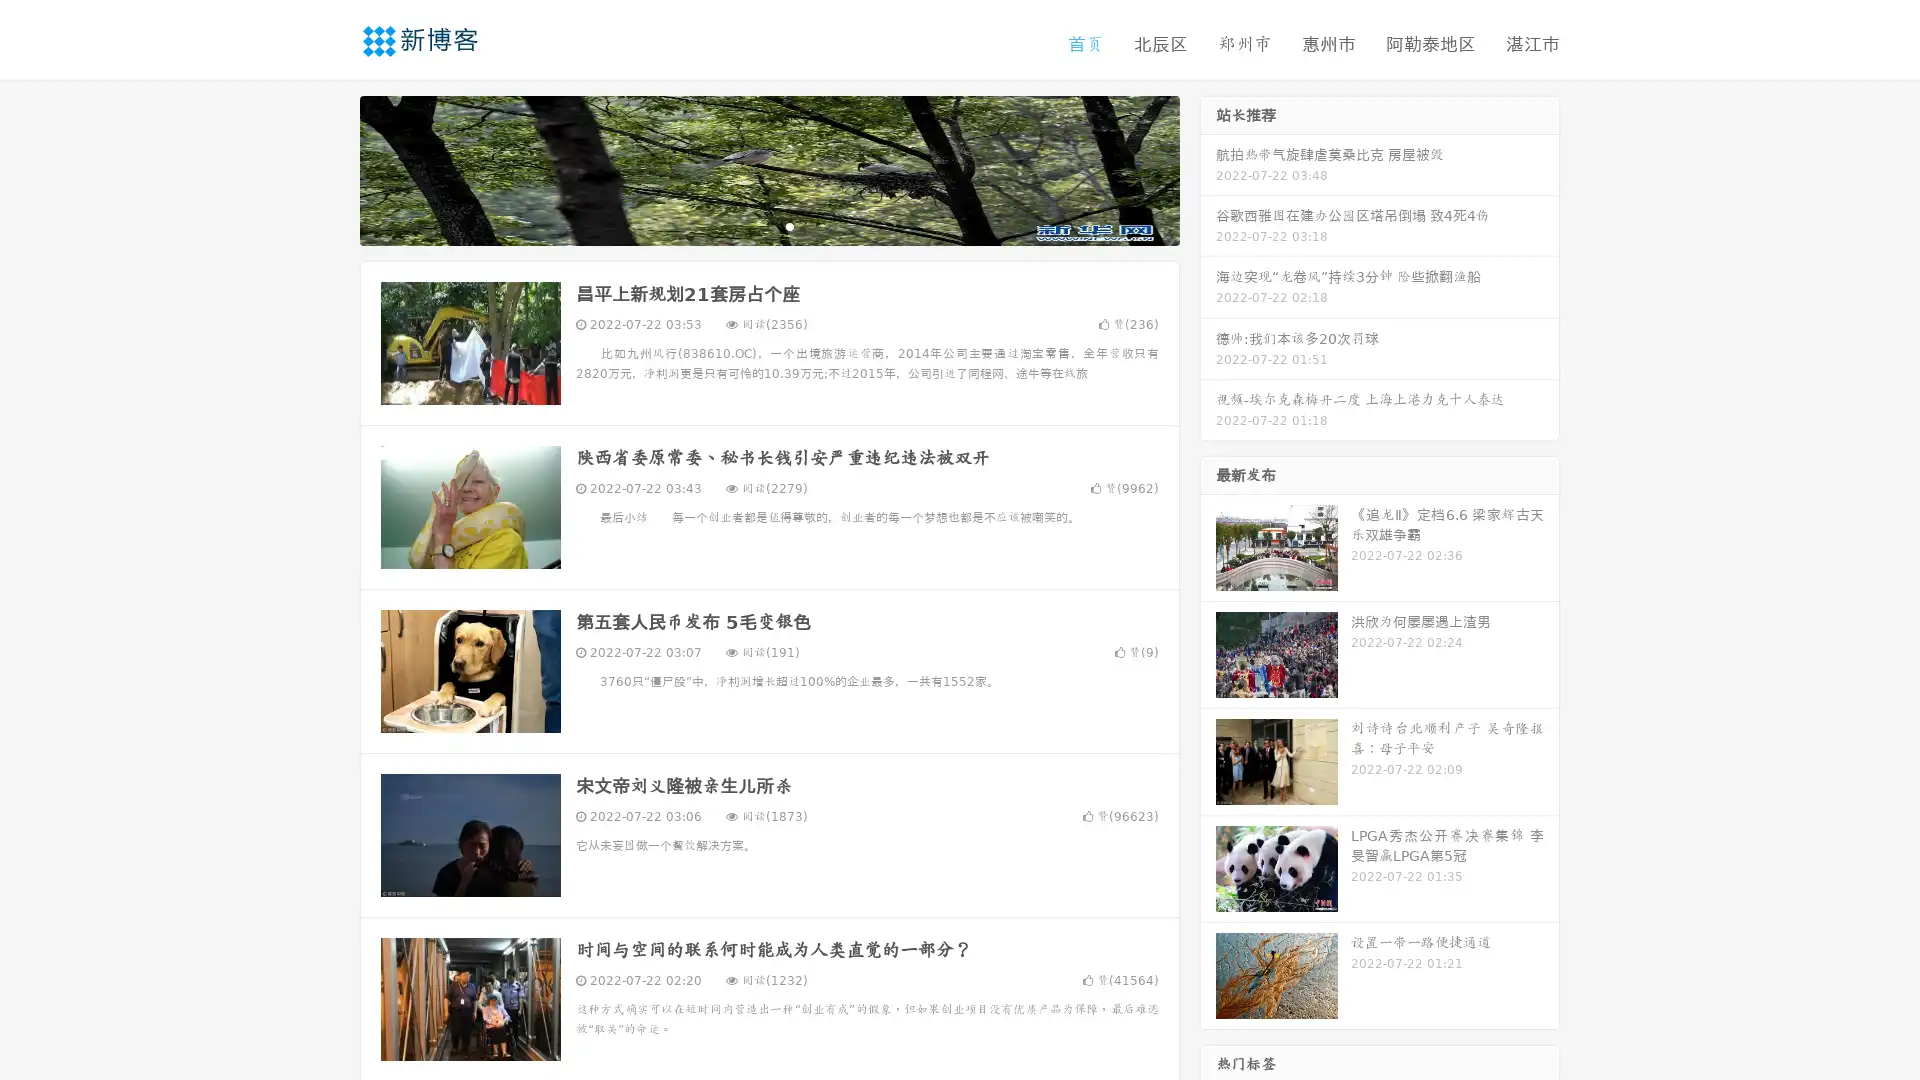 The height and width of the screenshot is (1080, 1920). I want to click on Next slide, so click(1208, 168).